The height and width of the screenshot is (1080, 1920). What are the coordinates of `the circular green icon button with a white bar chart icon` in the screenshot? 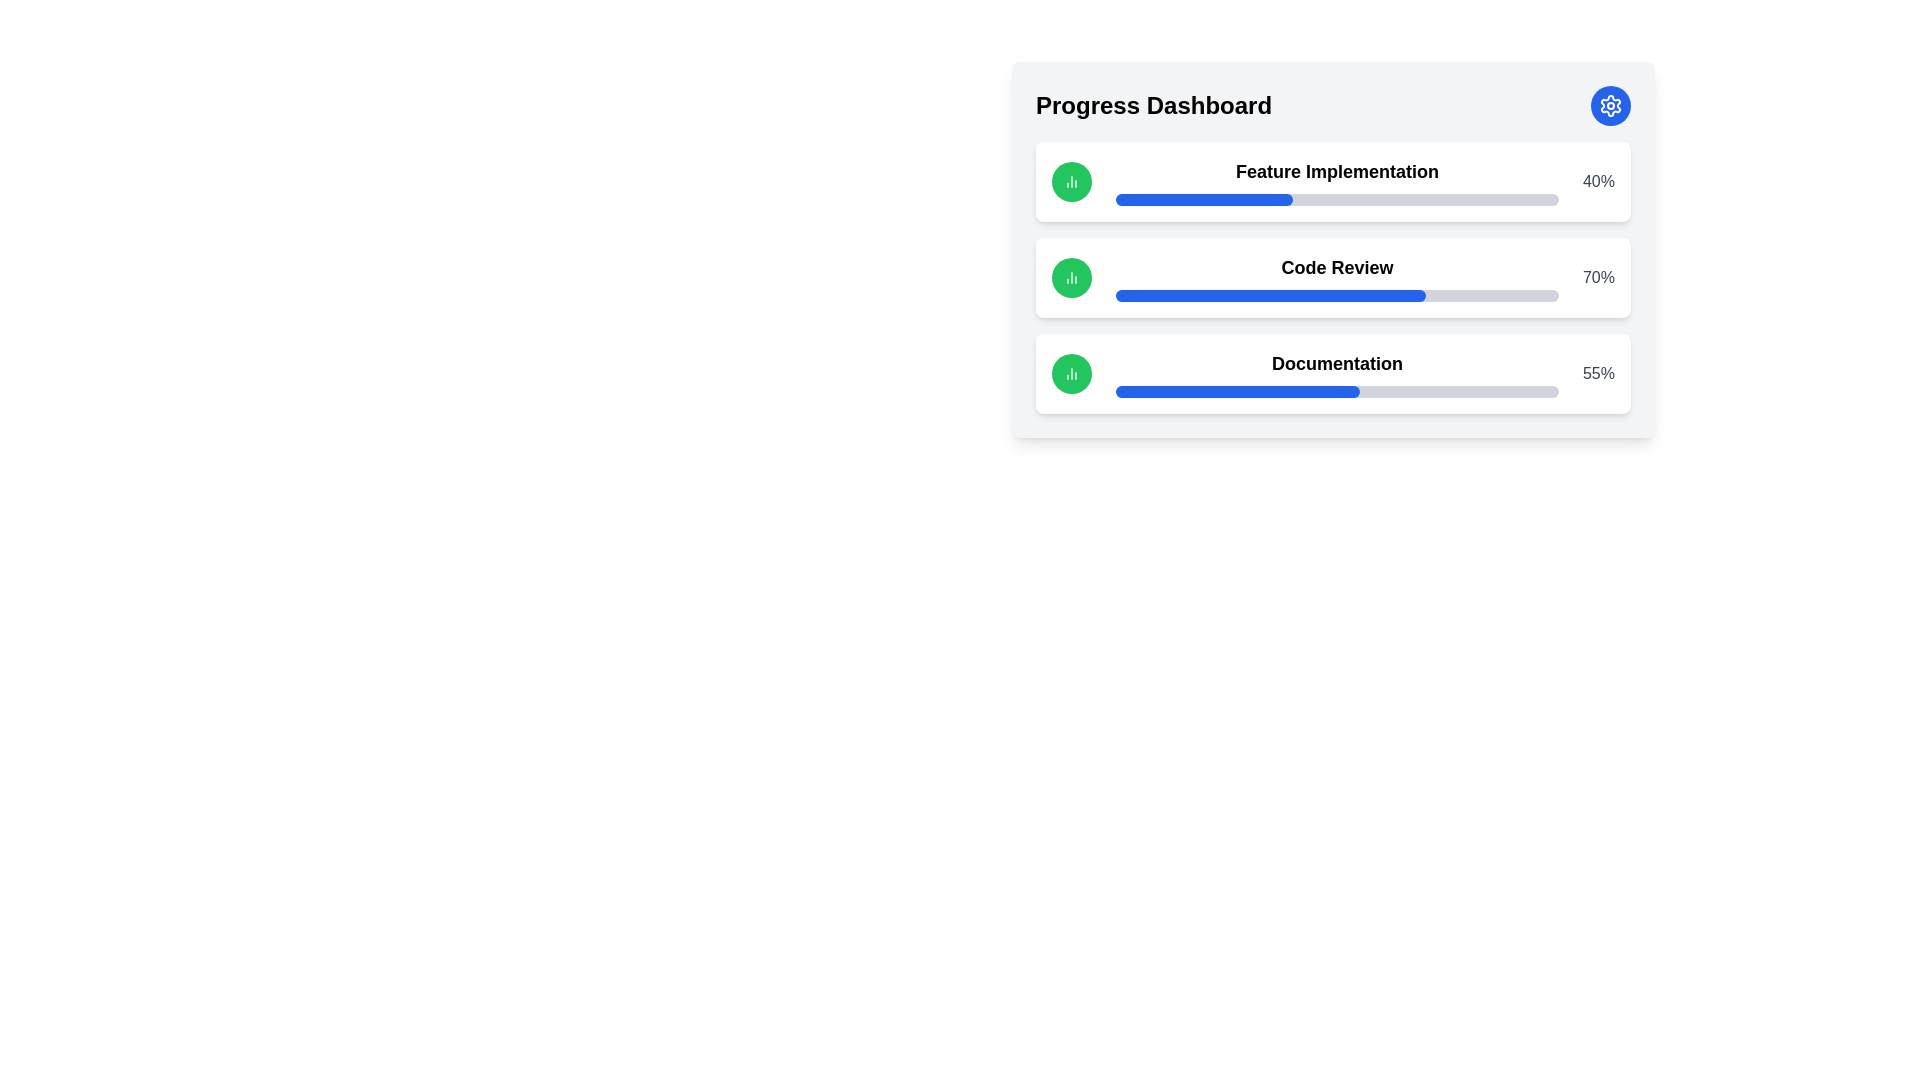 It's located at (1070, 374).